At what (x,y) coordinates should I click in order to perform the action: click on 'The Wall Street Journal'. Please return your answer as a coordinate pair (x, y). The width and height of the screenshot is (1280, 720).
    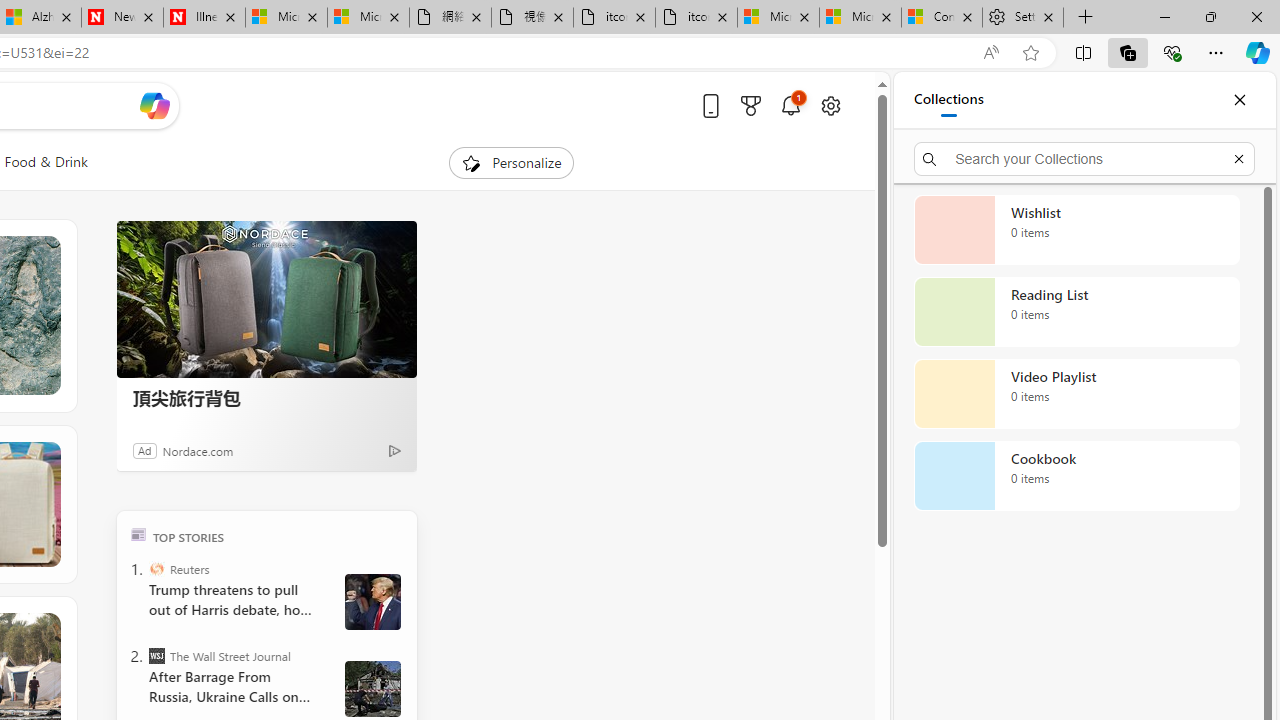
    Looking at the image, I should click on (155, 655).